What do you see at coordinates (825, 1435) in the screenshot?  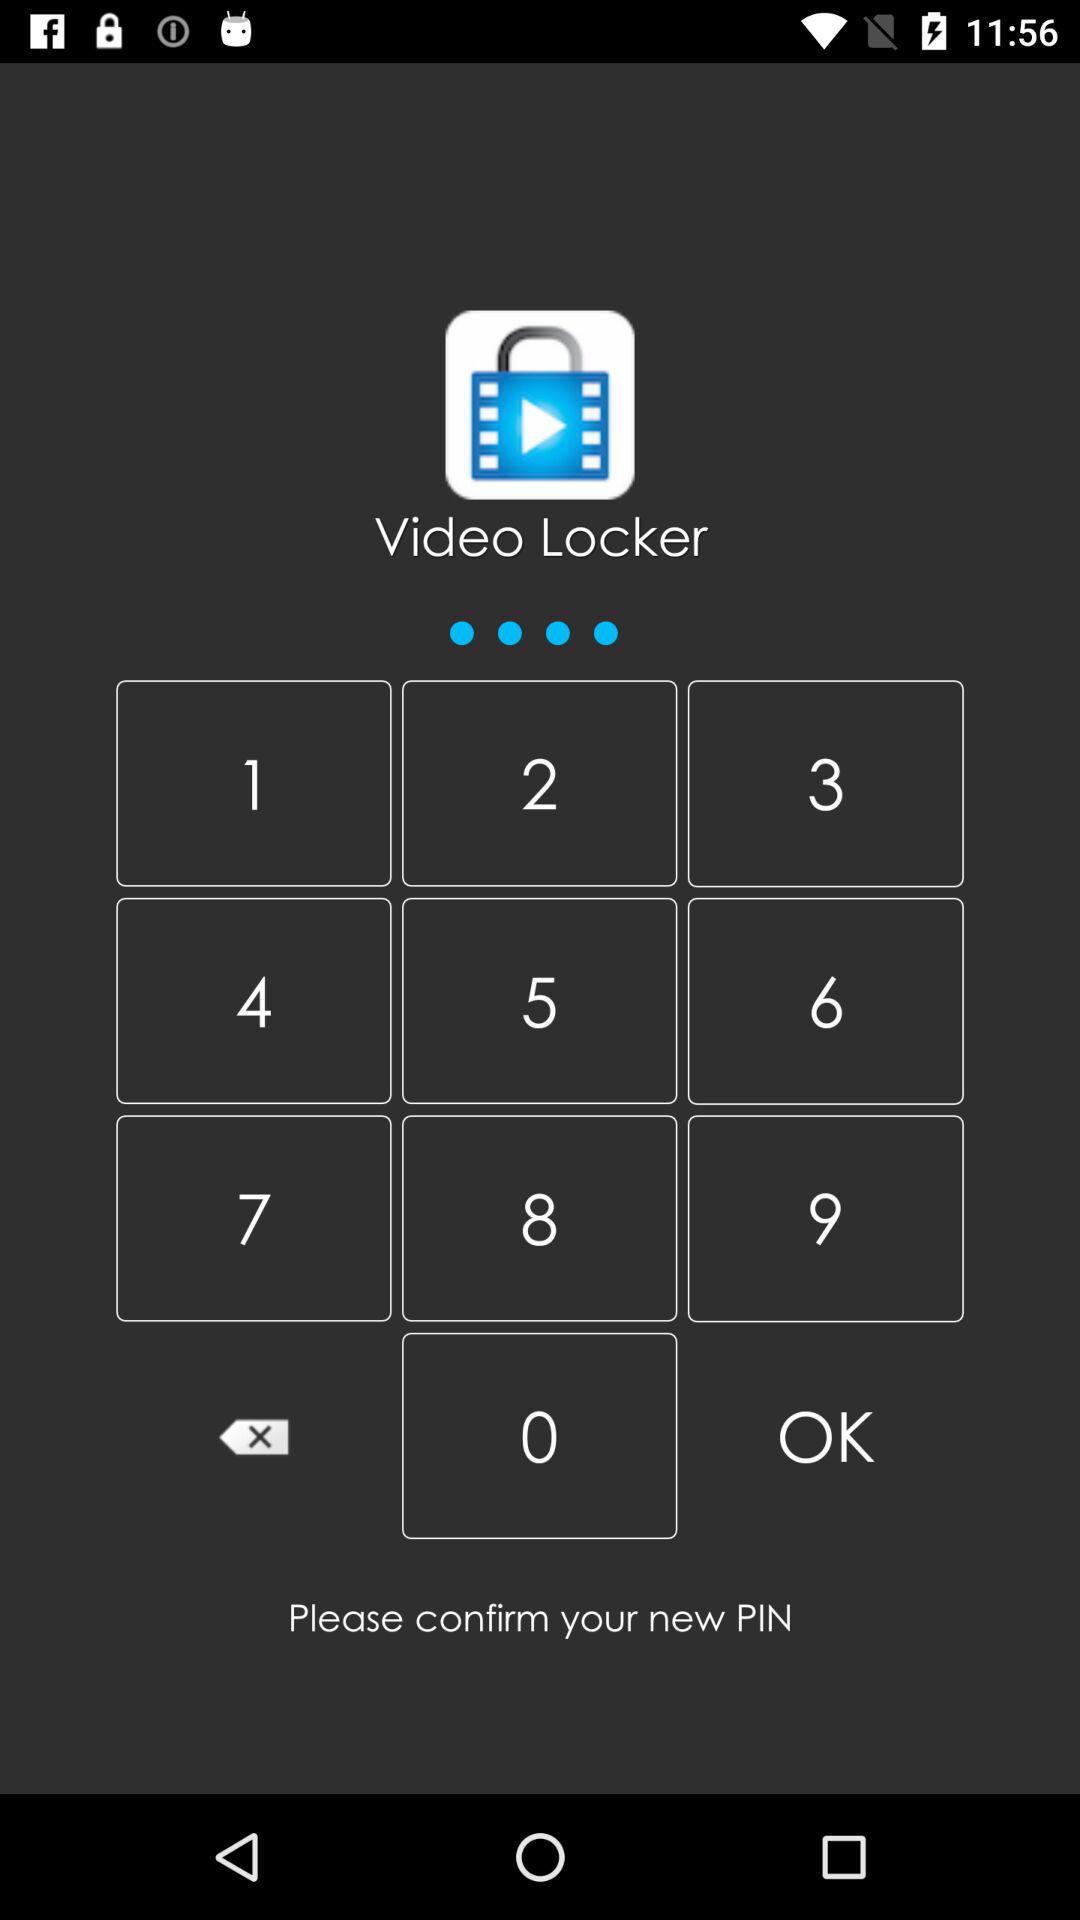 I see `the ok icon` at bounding box center [825, 1435].